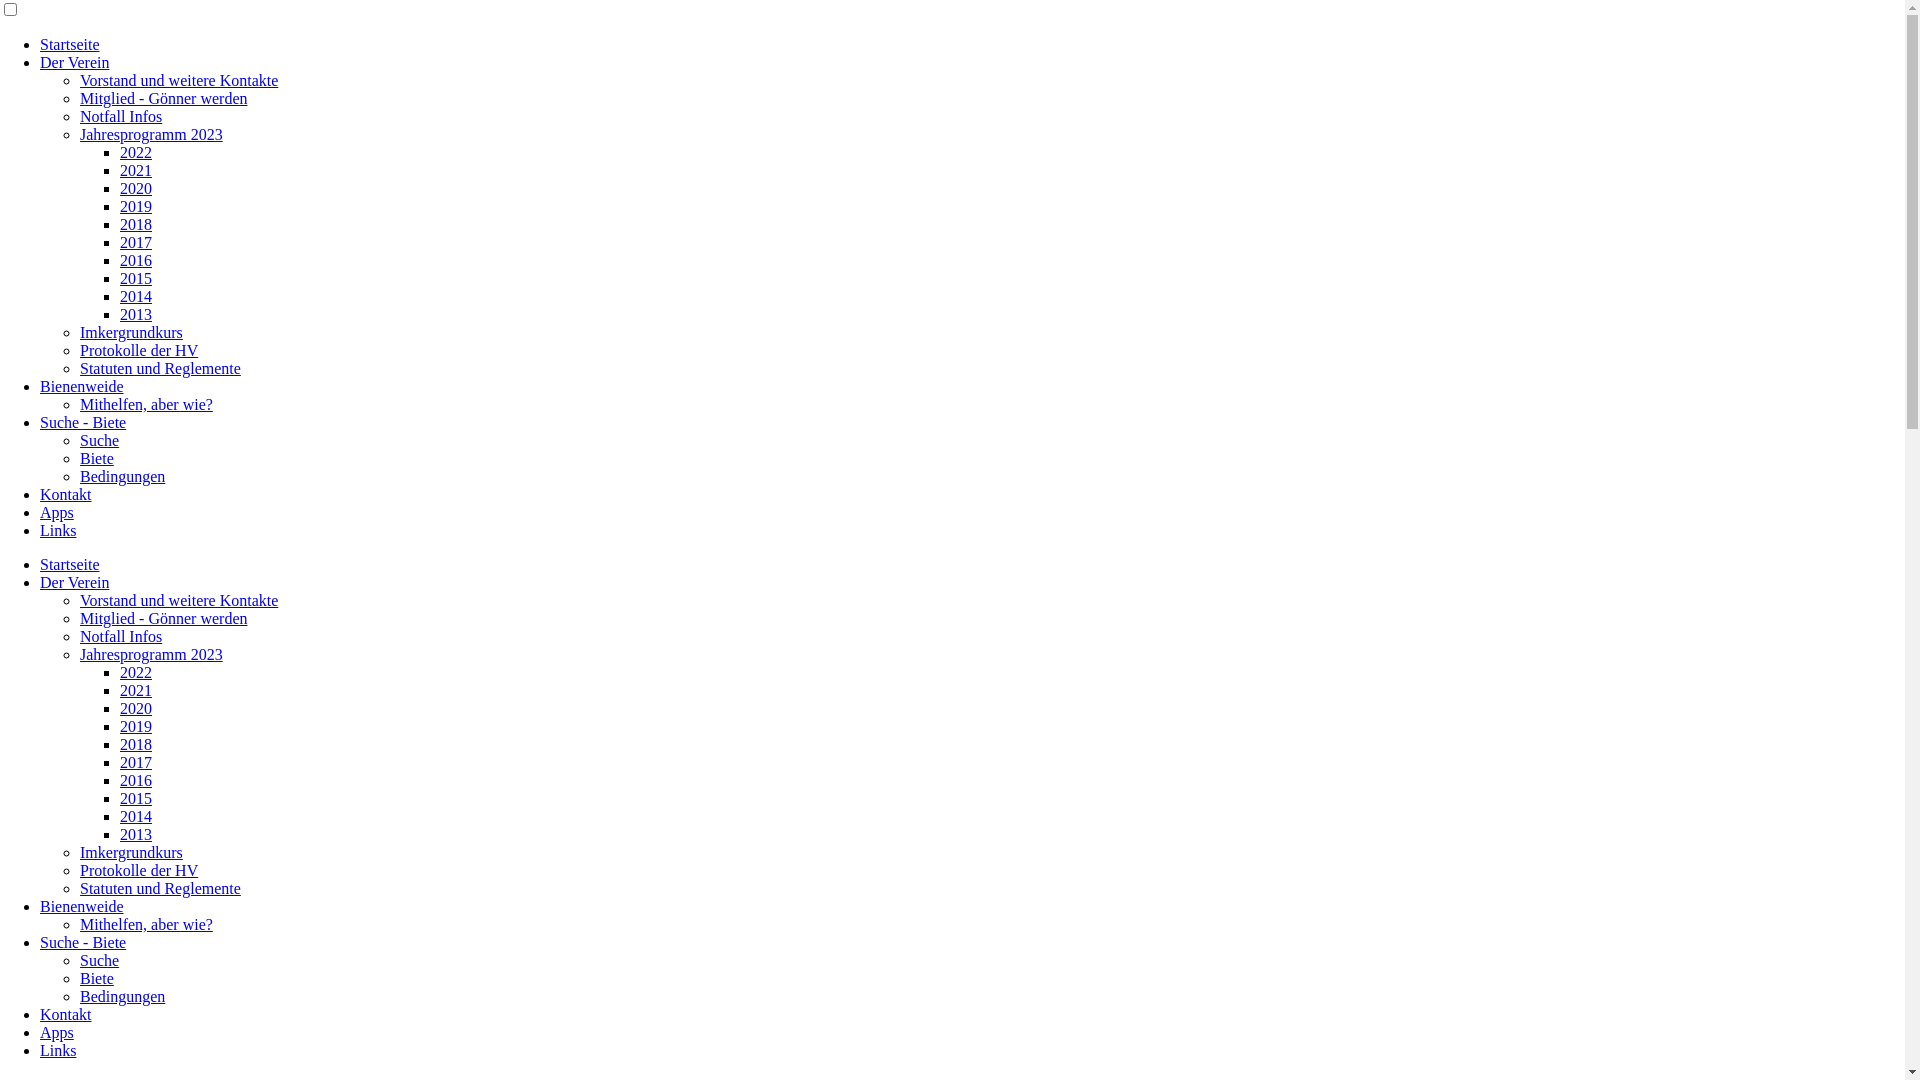  What do you see at coordinates (119, 636) in the screenshot?
I see `'Notfall Infos'` at bounding box center [119, 636].